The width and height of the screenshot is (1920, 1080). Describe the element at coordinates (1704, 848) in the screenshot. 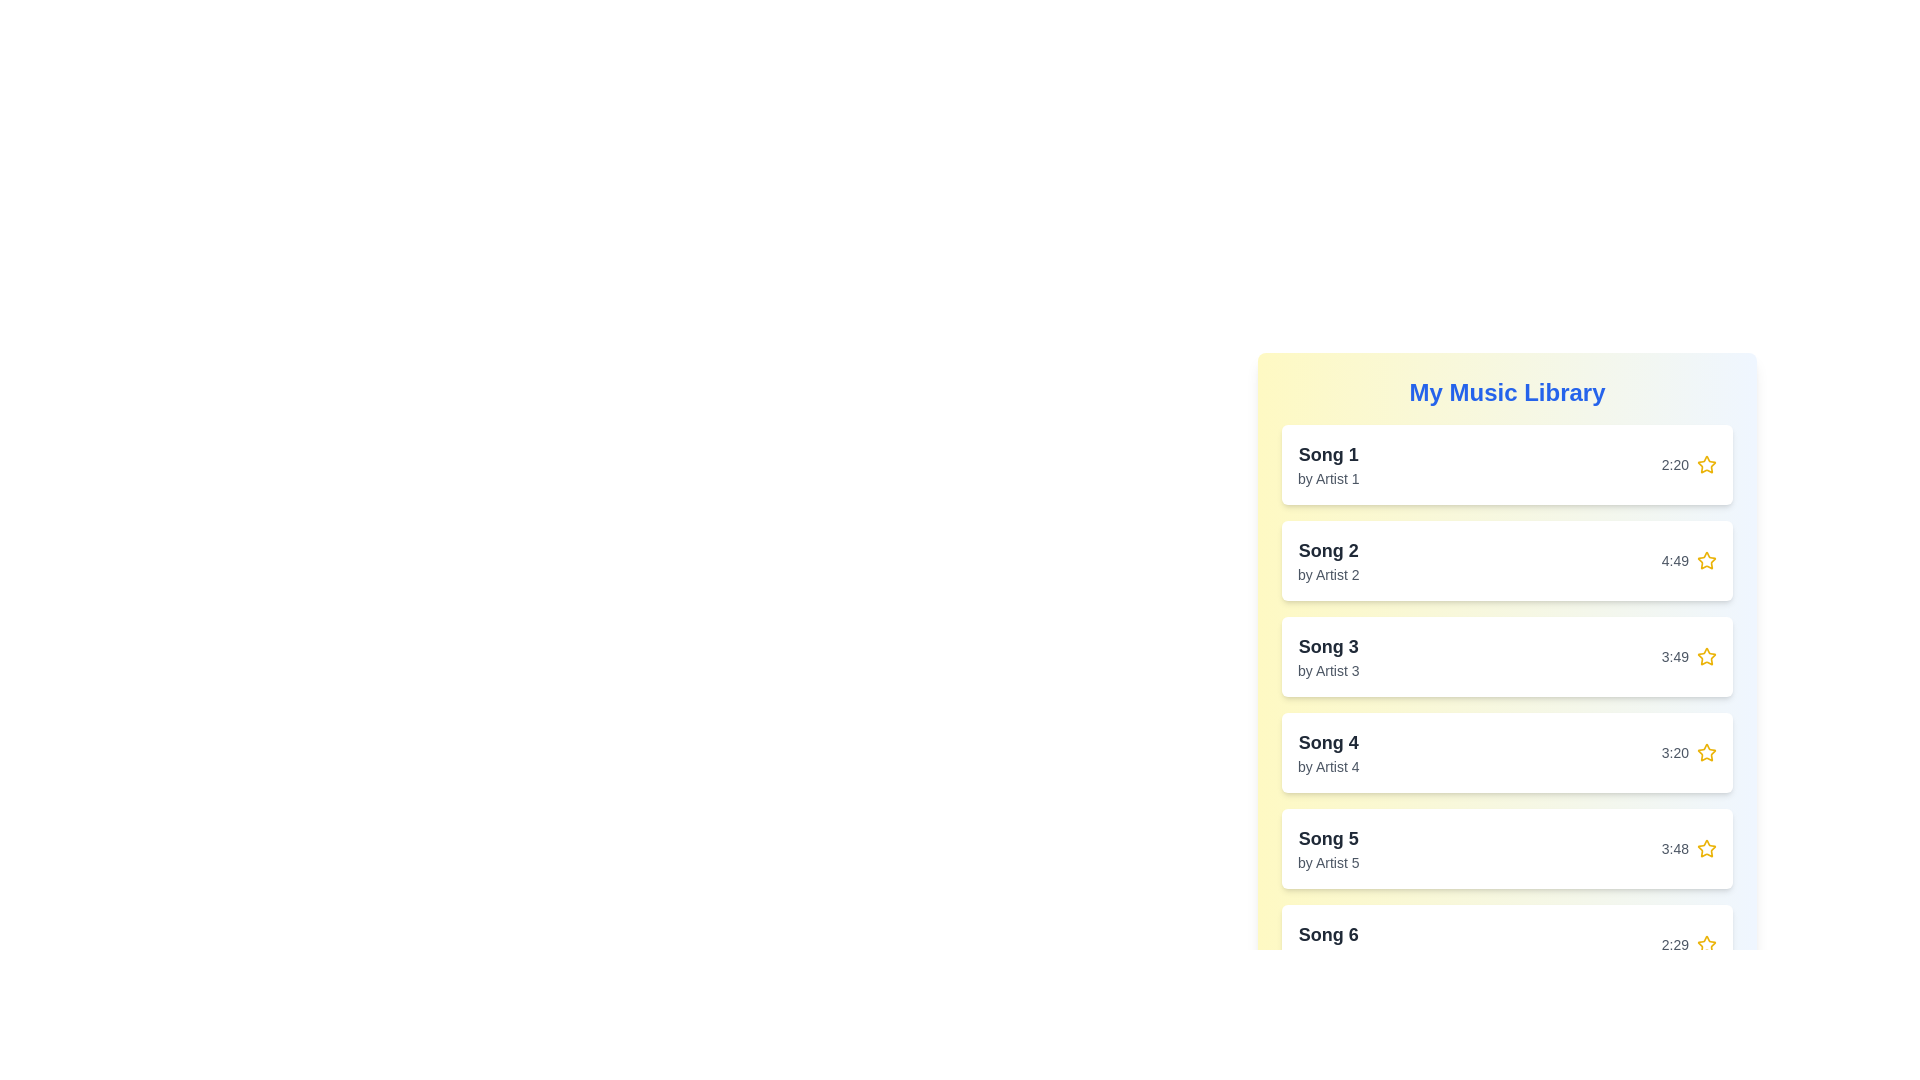

I see `the interactive star icon located to the far-right of the fifth row in the 'My Music Library' section` at that location.